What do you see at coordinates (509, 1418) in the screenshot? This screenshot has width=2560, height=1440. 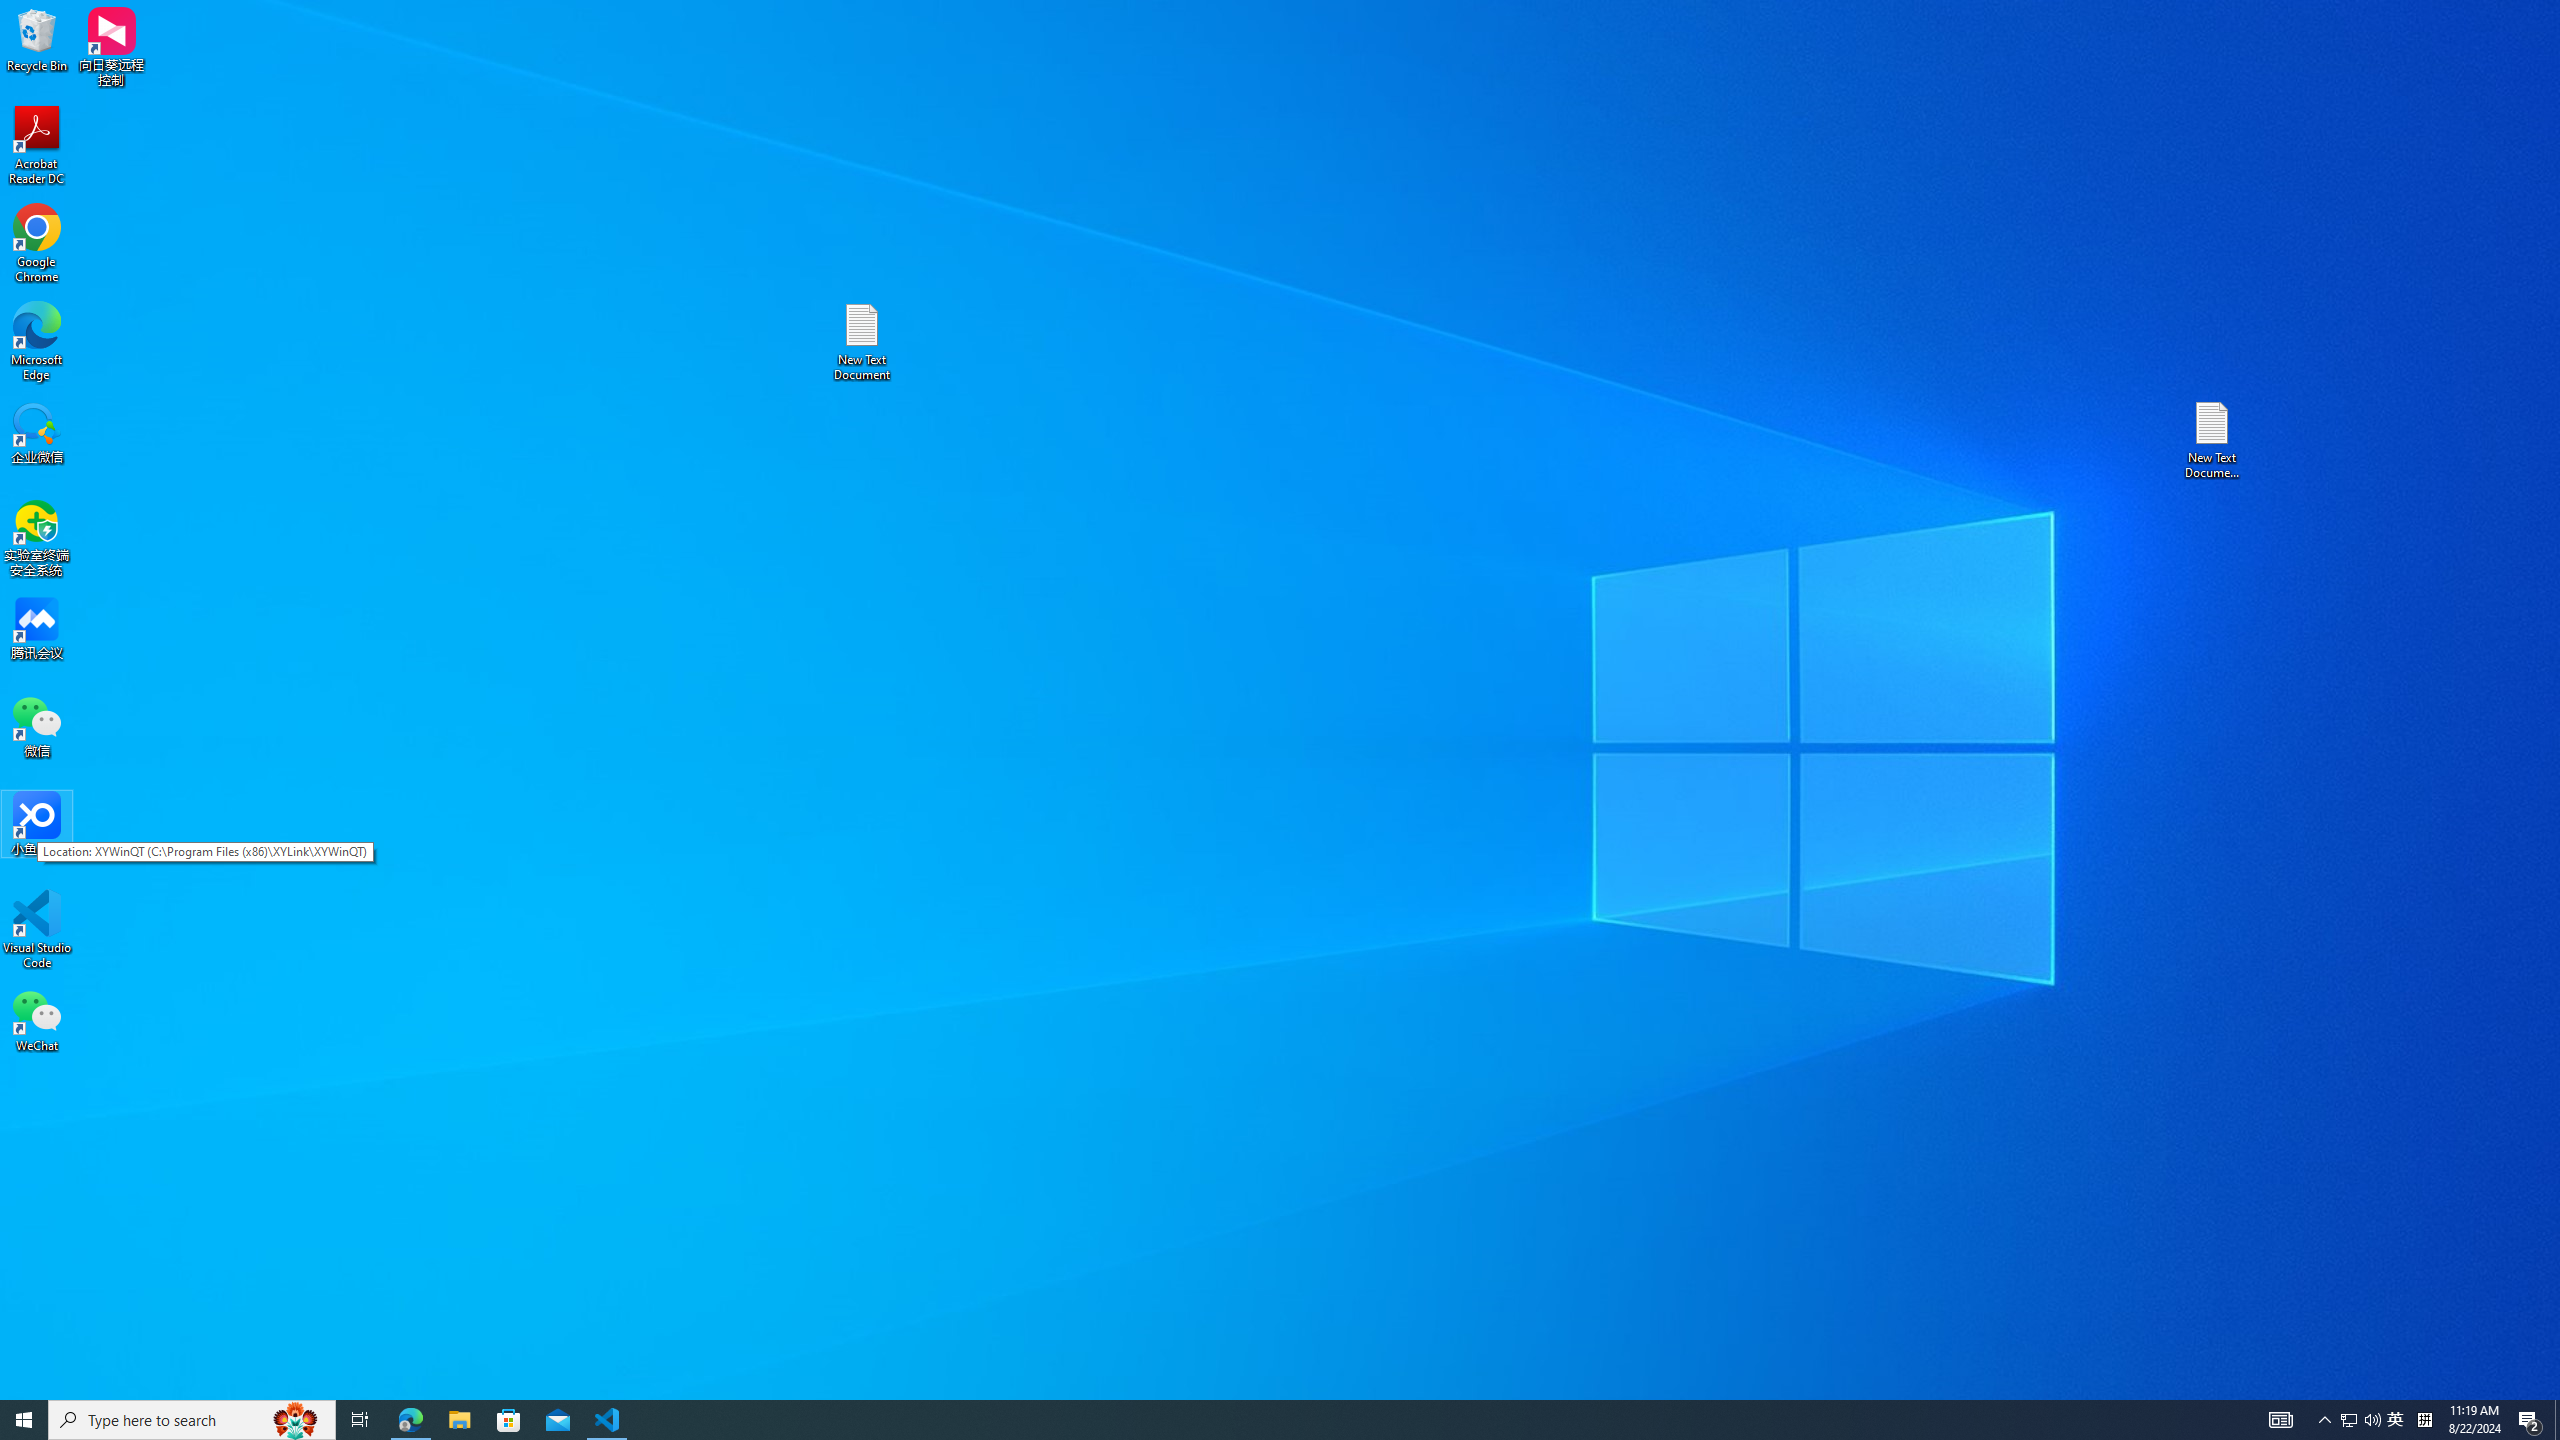 I see `'Microsoft Store'` at bounding box center [509, 1418].